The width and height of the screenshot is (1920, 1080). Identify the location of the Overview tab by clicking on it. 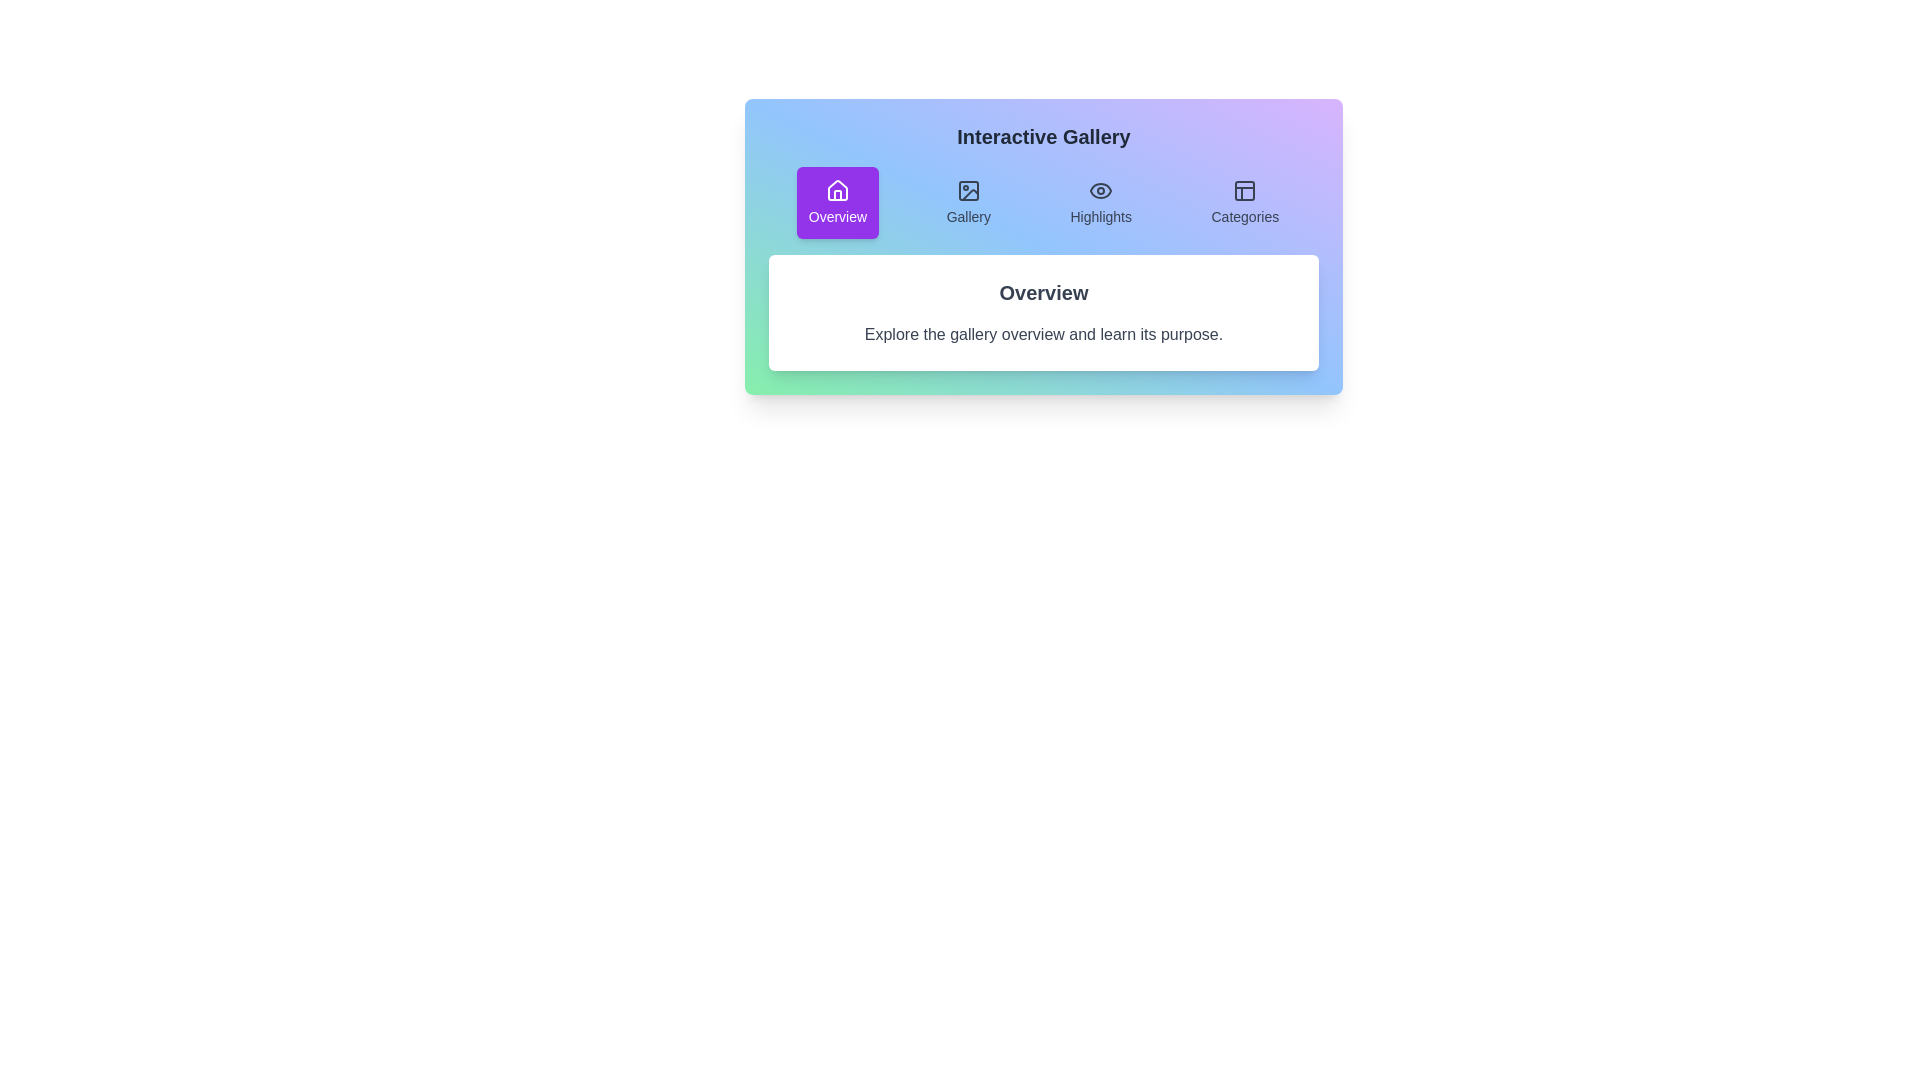
(837, 203).